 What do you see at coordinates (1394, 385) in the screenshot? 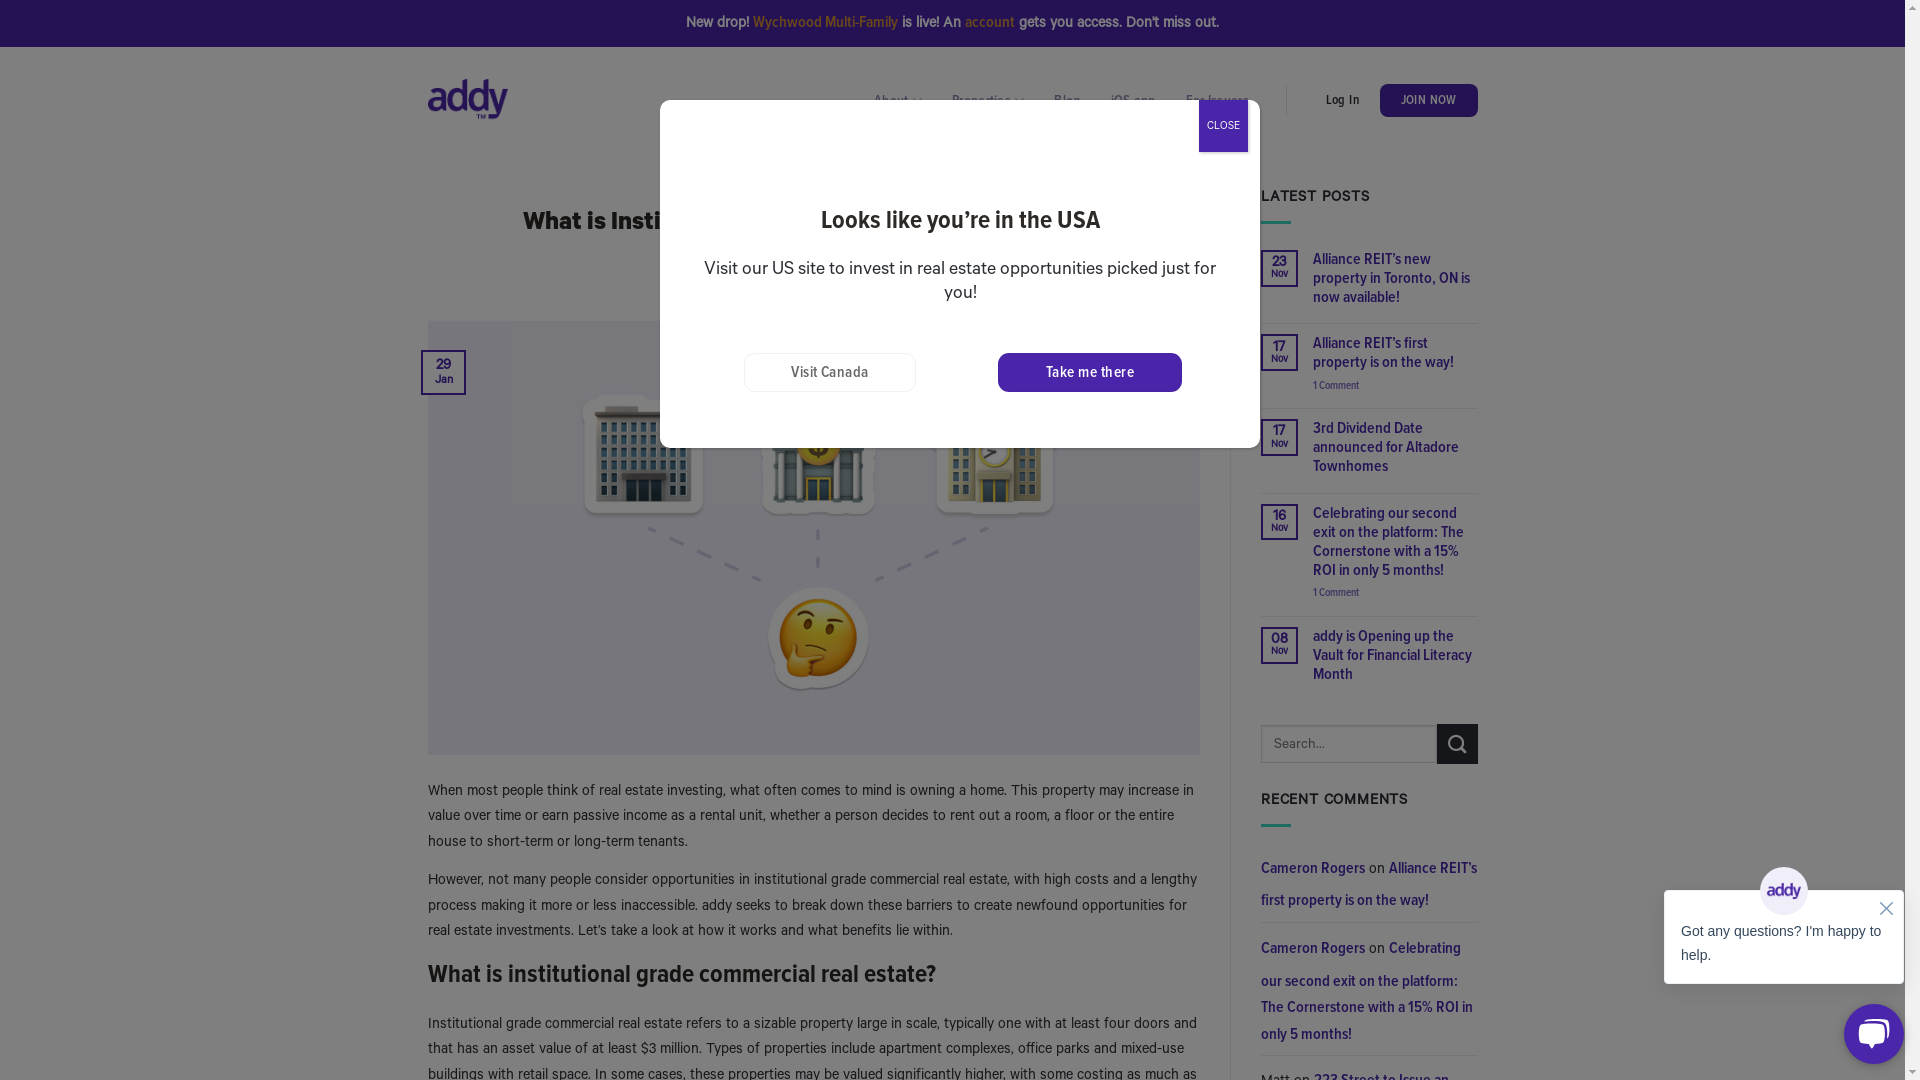
I see `'1 Comment'` at bounding box center [1394, 385].